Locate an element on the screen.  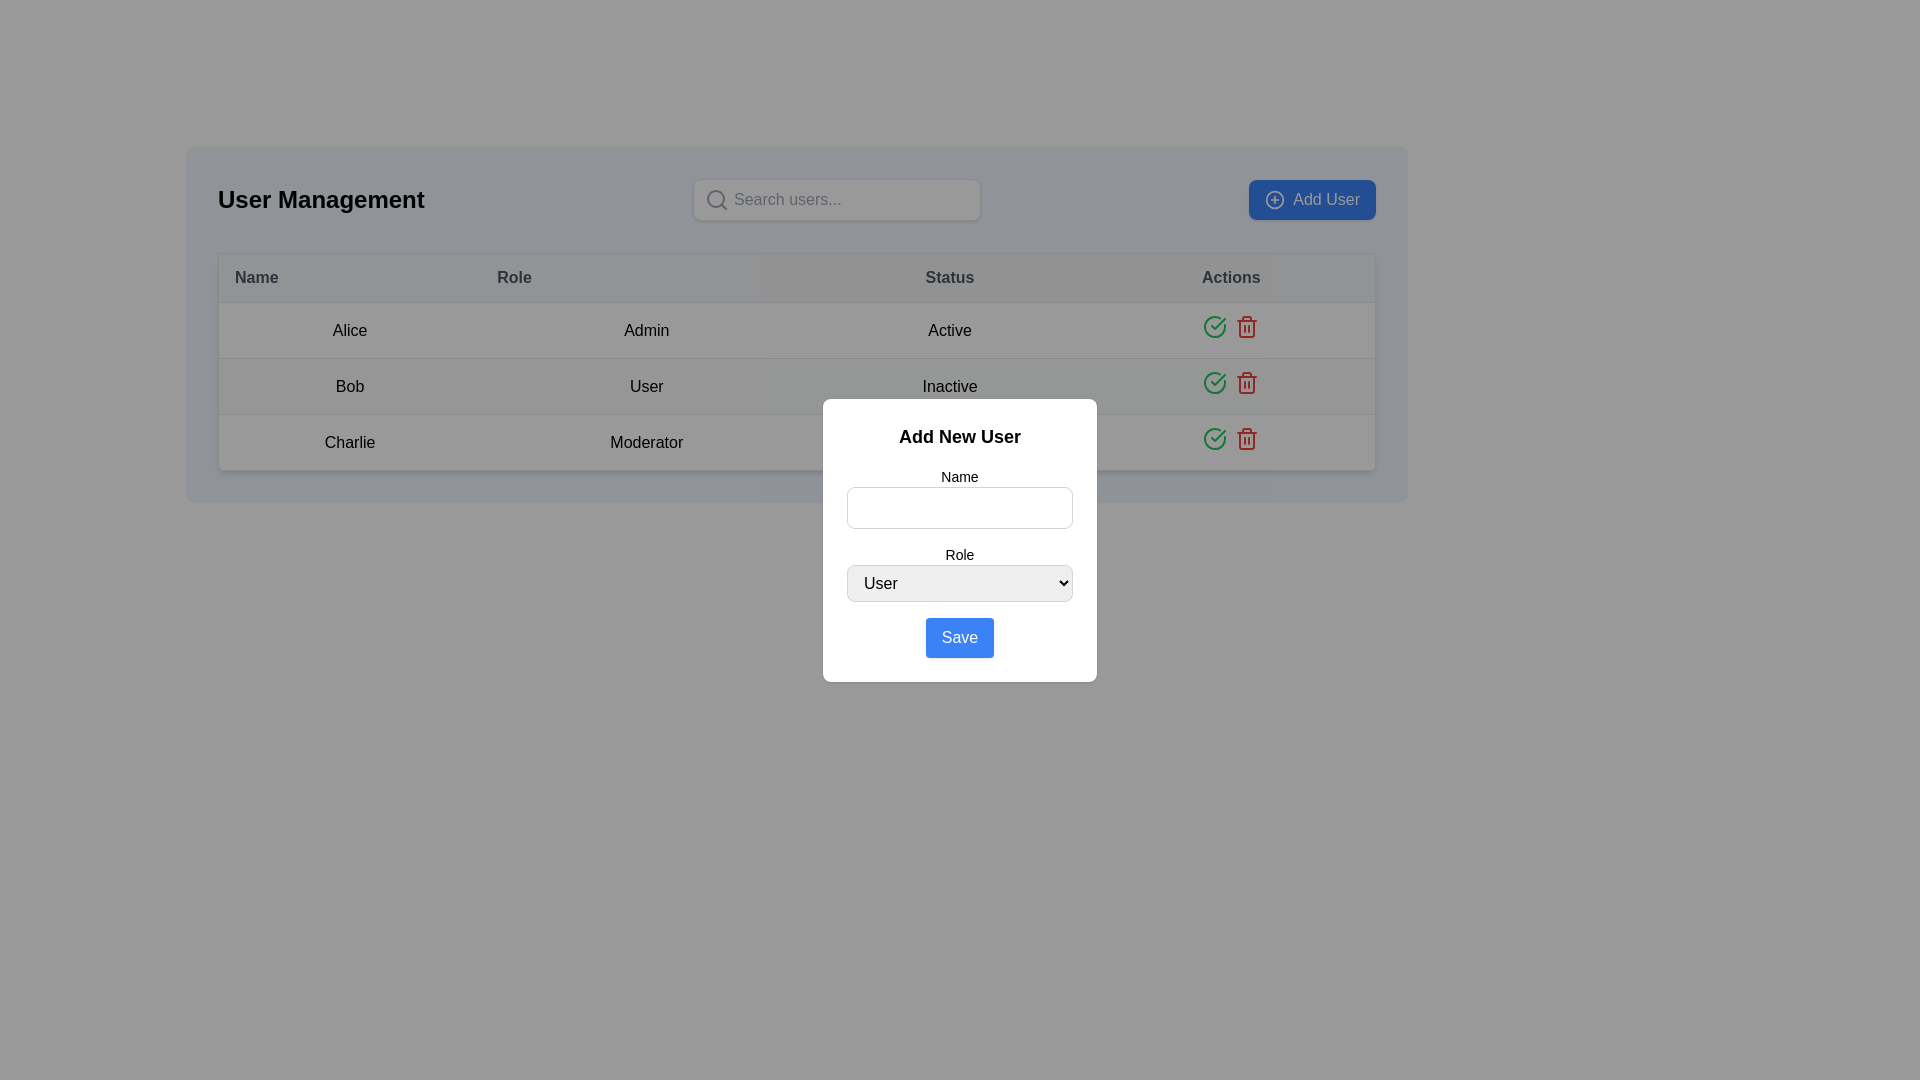
the 'Add User' text label on the button located at the top-right corner of the interface is located at coordinates (1326, 200).